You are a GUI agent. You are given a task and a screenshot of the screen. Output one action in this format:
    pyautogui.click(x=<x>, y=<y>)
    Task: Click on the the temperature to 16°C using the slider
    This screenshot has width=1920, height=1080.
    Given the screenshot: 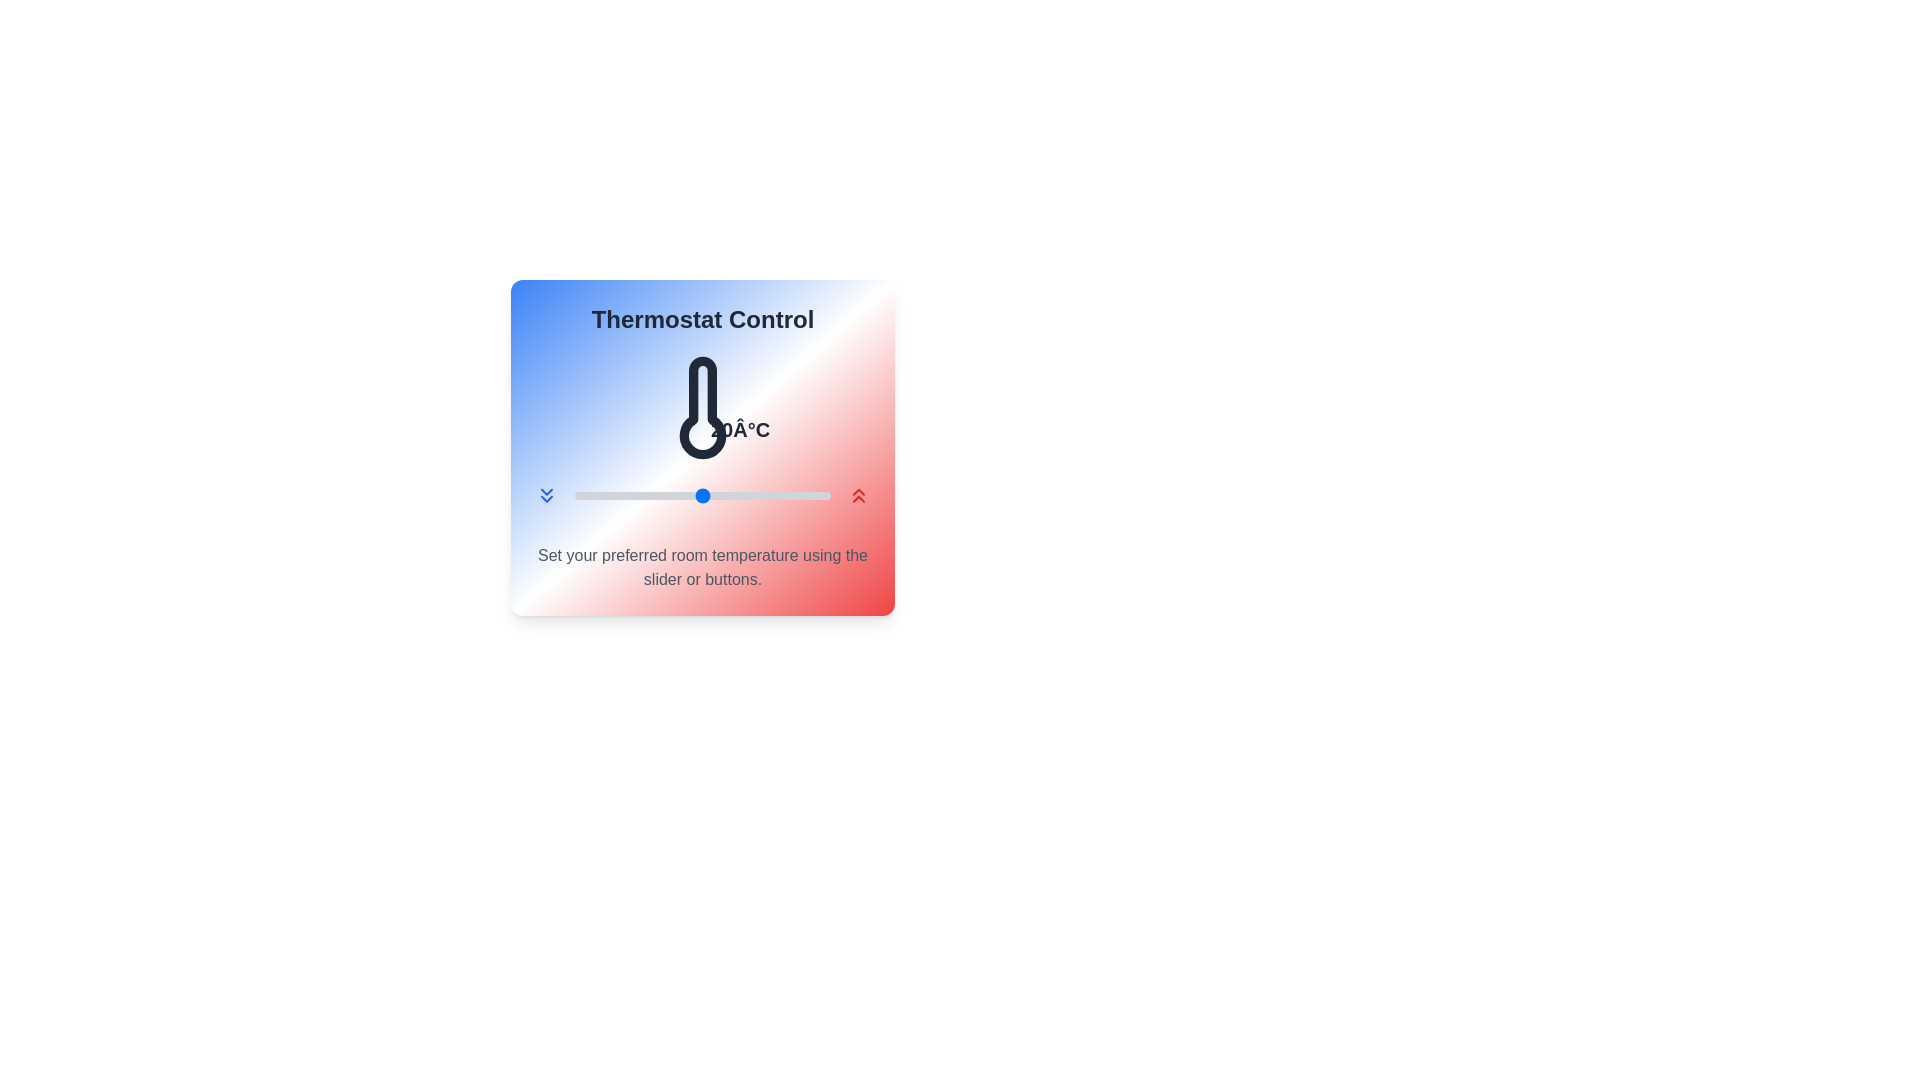 What is the action you would take?
    pyautogui.click(x=651, y=495)
    